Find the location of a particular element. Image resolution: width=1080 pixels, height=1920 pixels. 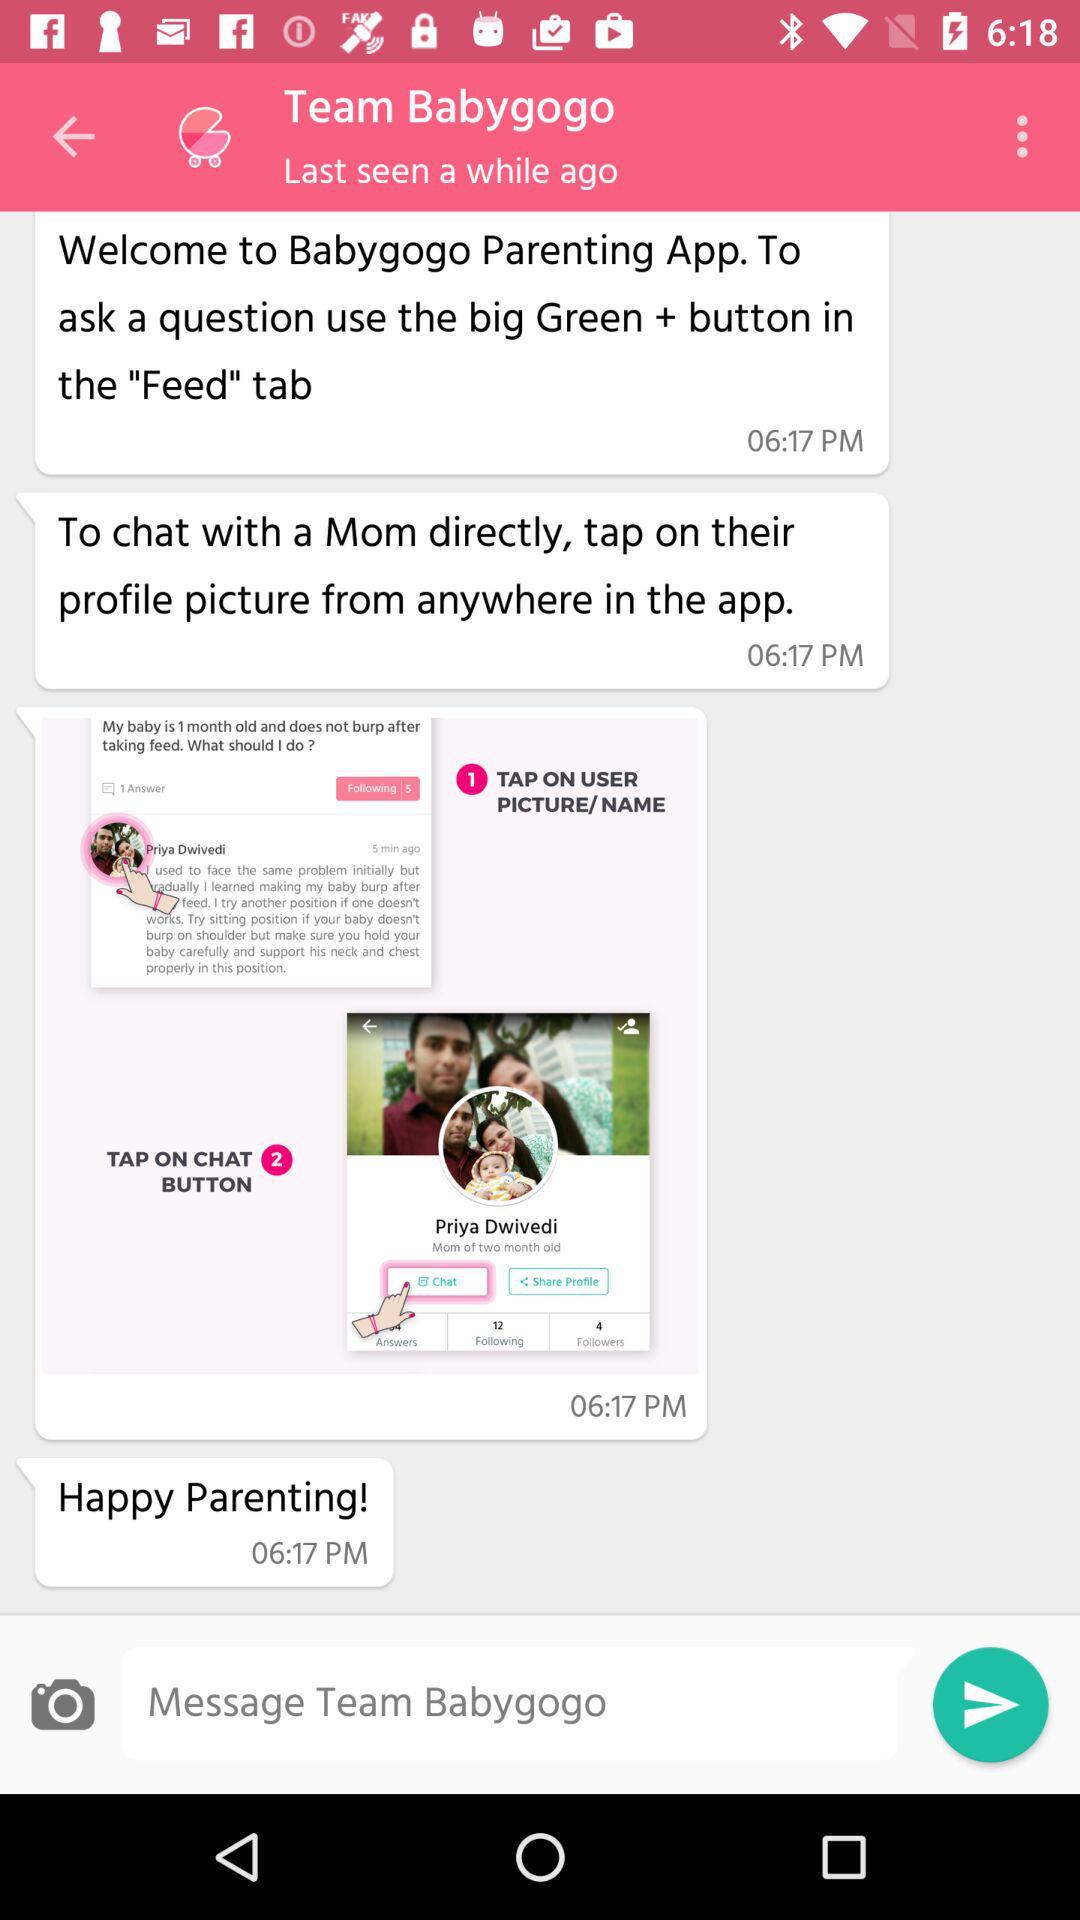

icon below 06:17 pm icon is located at coordinates (461, 567).